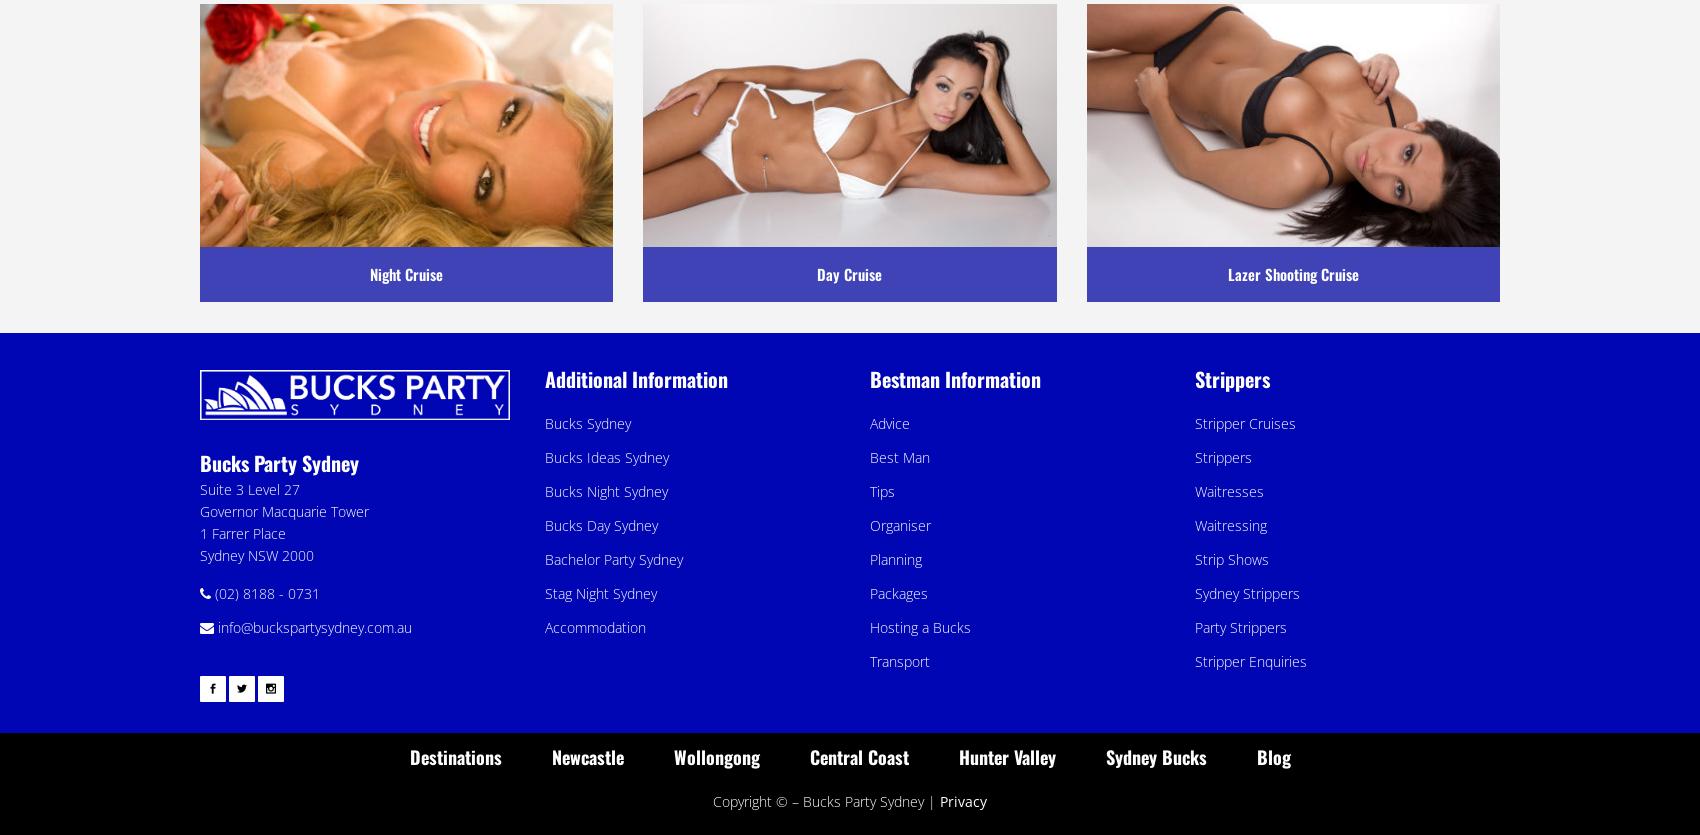 Image resolution: width=1700 pixels, height=835 pixels. Describe the element at coordinates (899, 456) in the screenshot. I see `'Best Man'` at that location.